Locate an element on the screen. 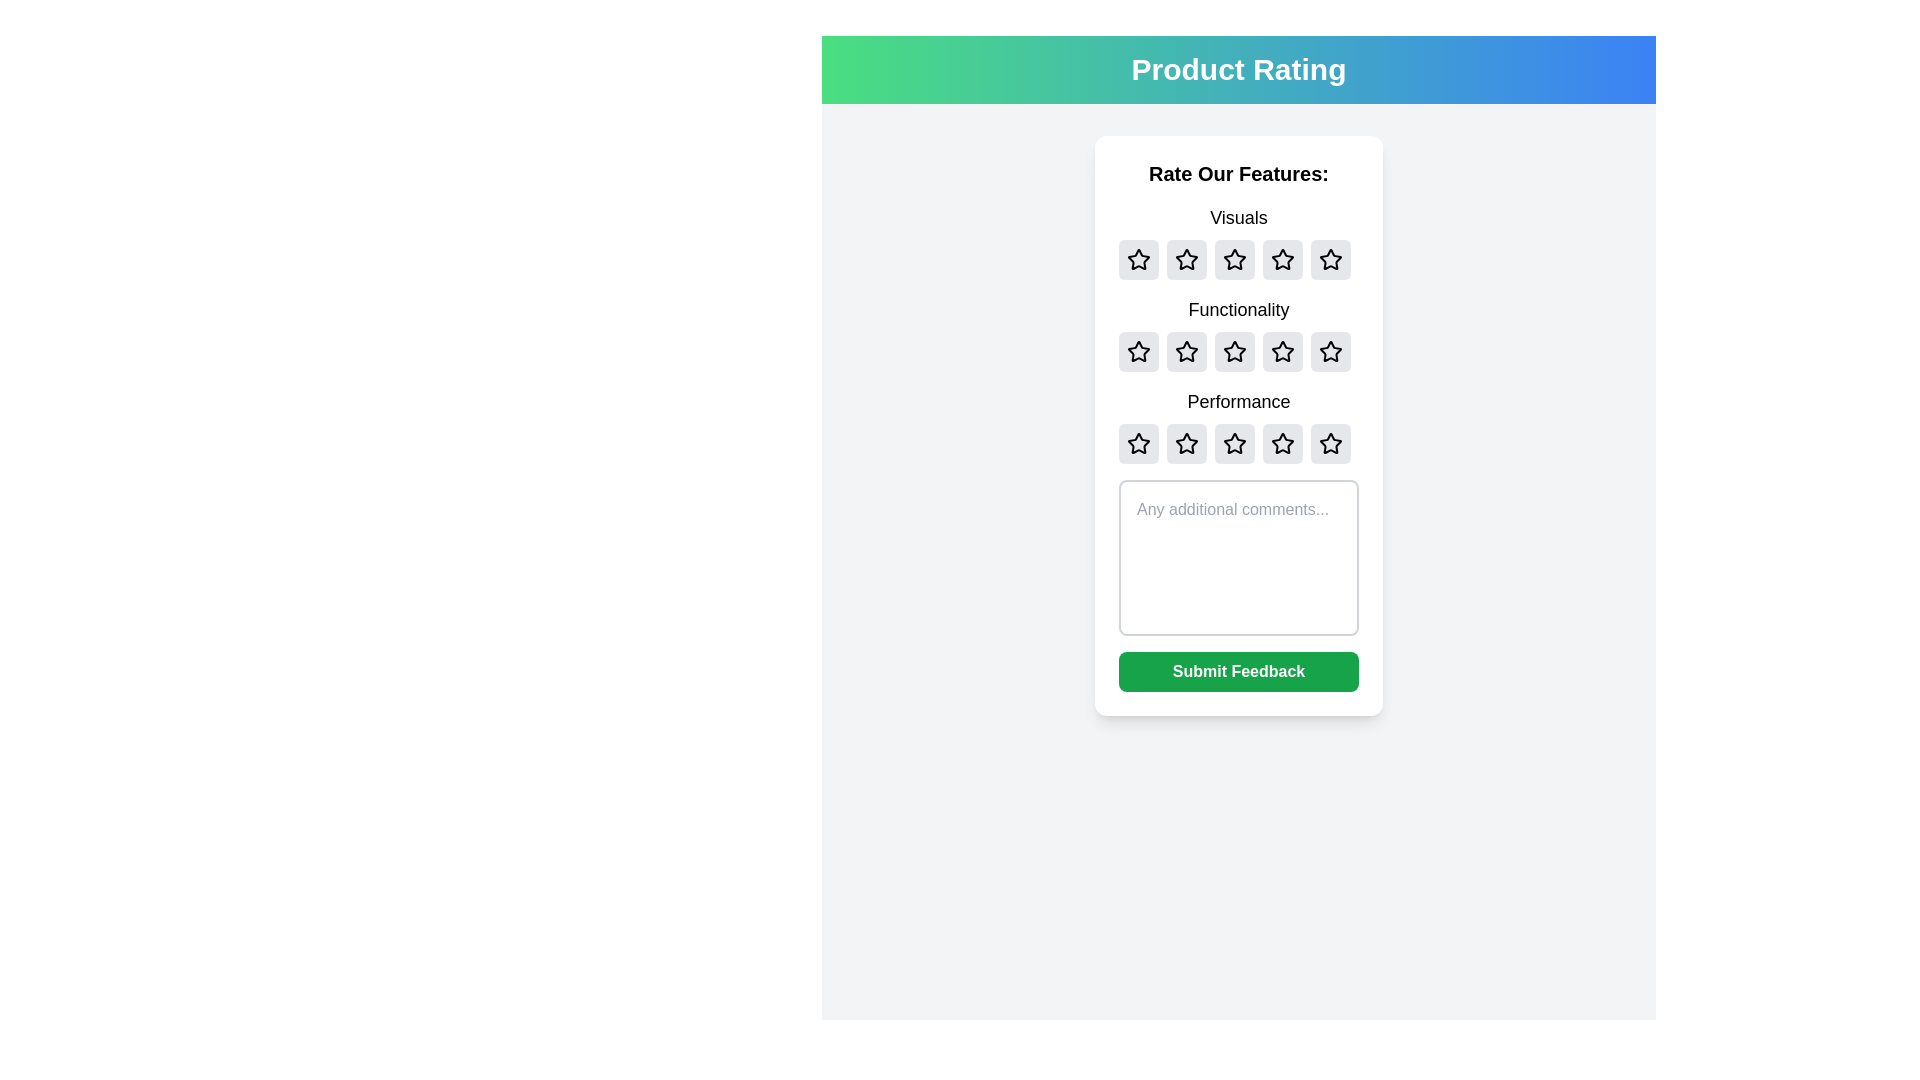 The image size is (1920, 1080). the Rating star button located in the second row, third column of the grid under 'Functionality' is located at coordinates (1233, 350).